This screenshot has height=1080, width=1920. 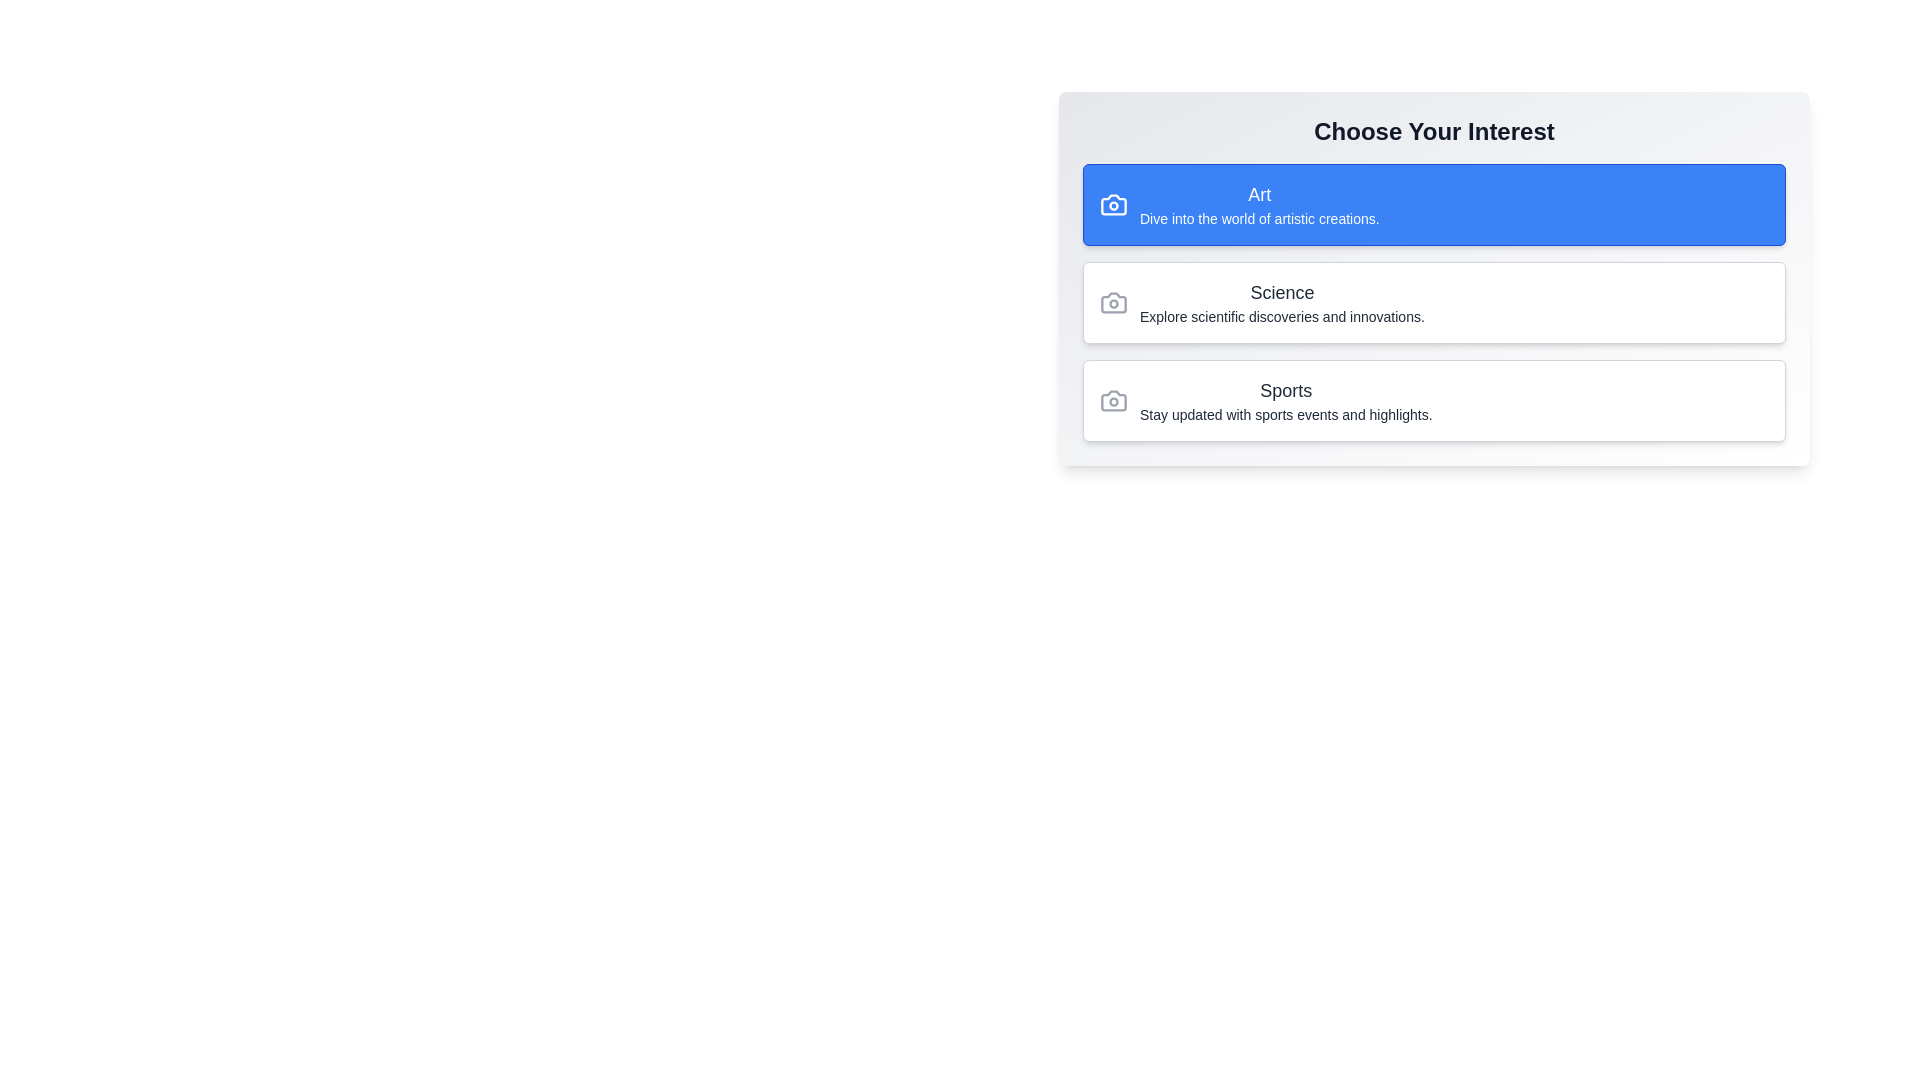 I want to click on the static text label that displays the word 'Sports', which is styled with a bold font and is centrally aligned within a white card, so click(x=1286, y=390).